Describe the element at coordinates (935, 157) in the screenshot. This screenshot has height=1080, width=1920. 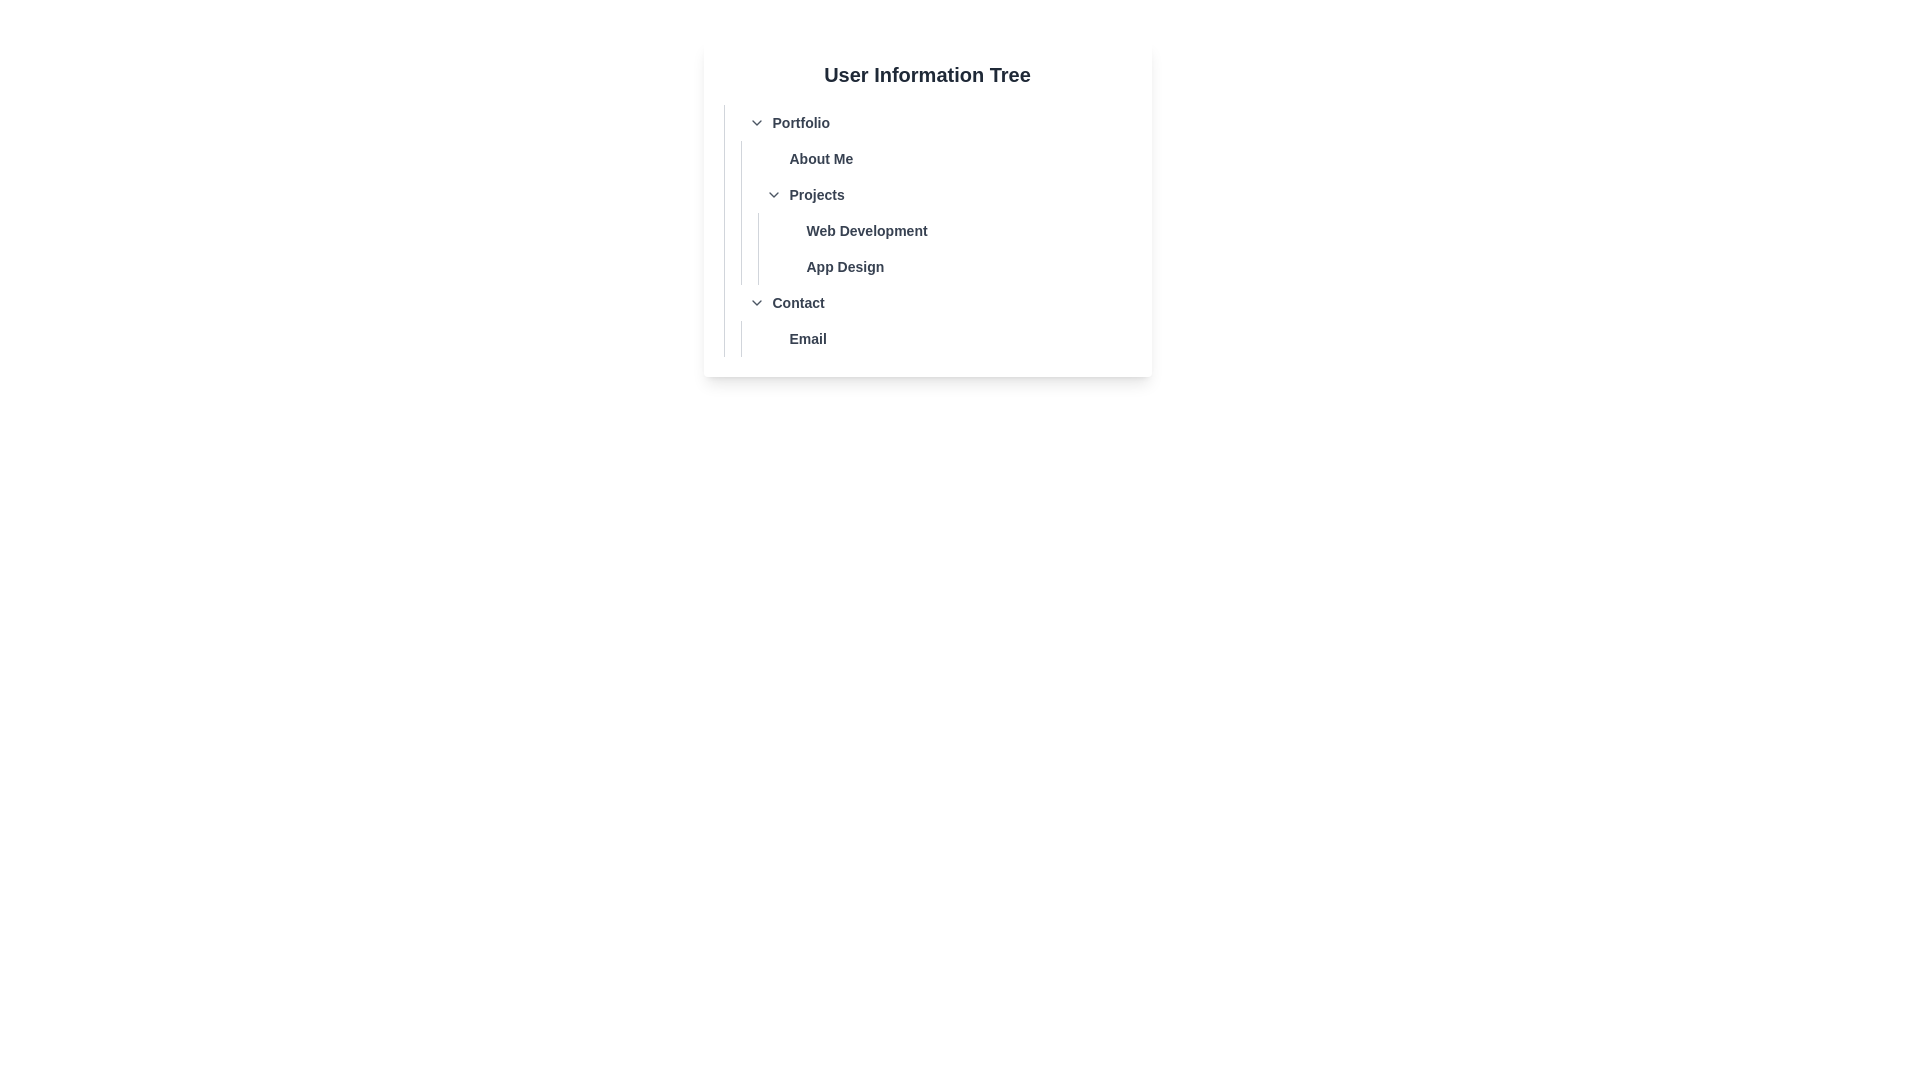
I see `the 'About Me' navigation link located under the 'Portfolio' section` at that location.